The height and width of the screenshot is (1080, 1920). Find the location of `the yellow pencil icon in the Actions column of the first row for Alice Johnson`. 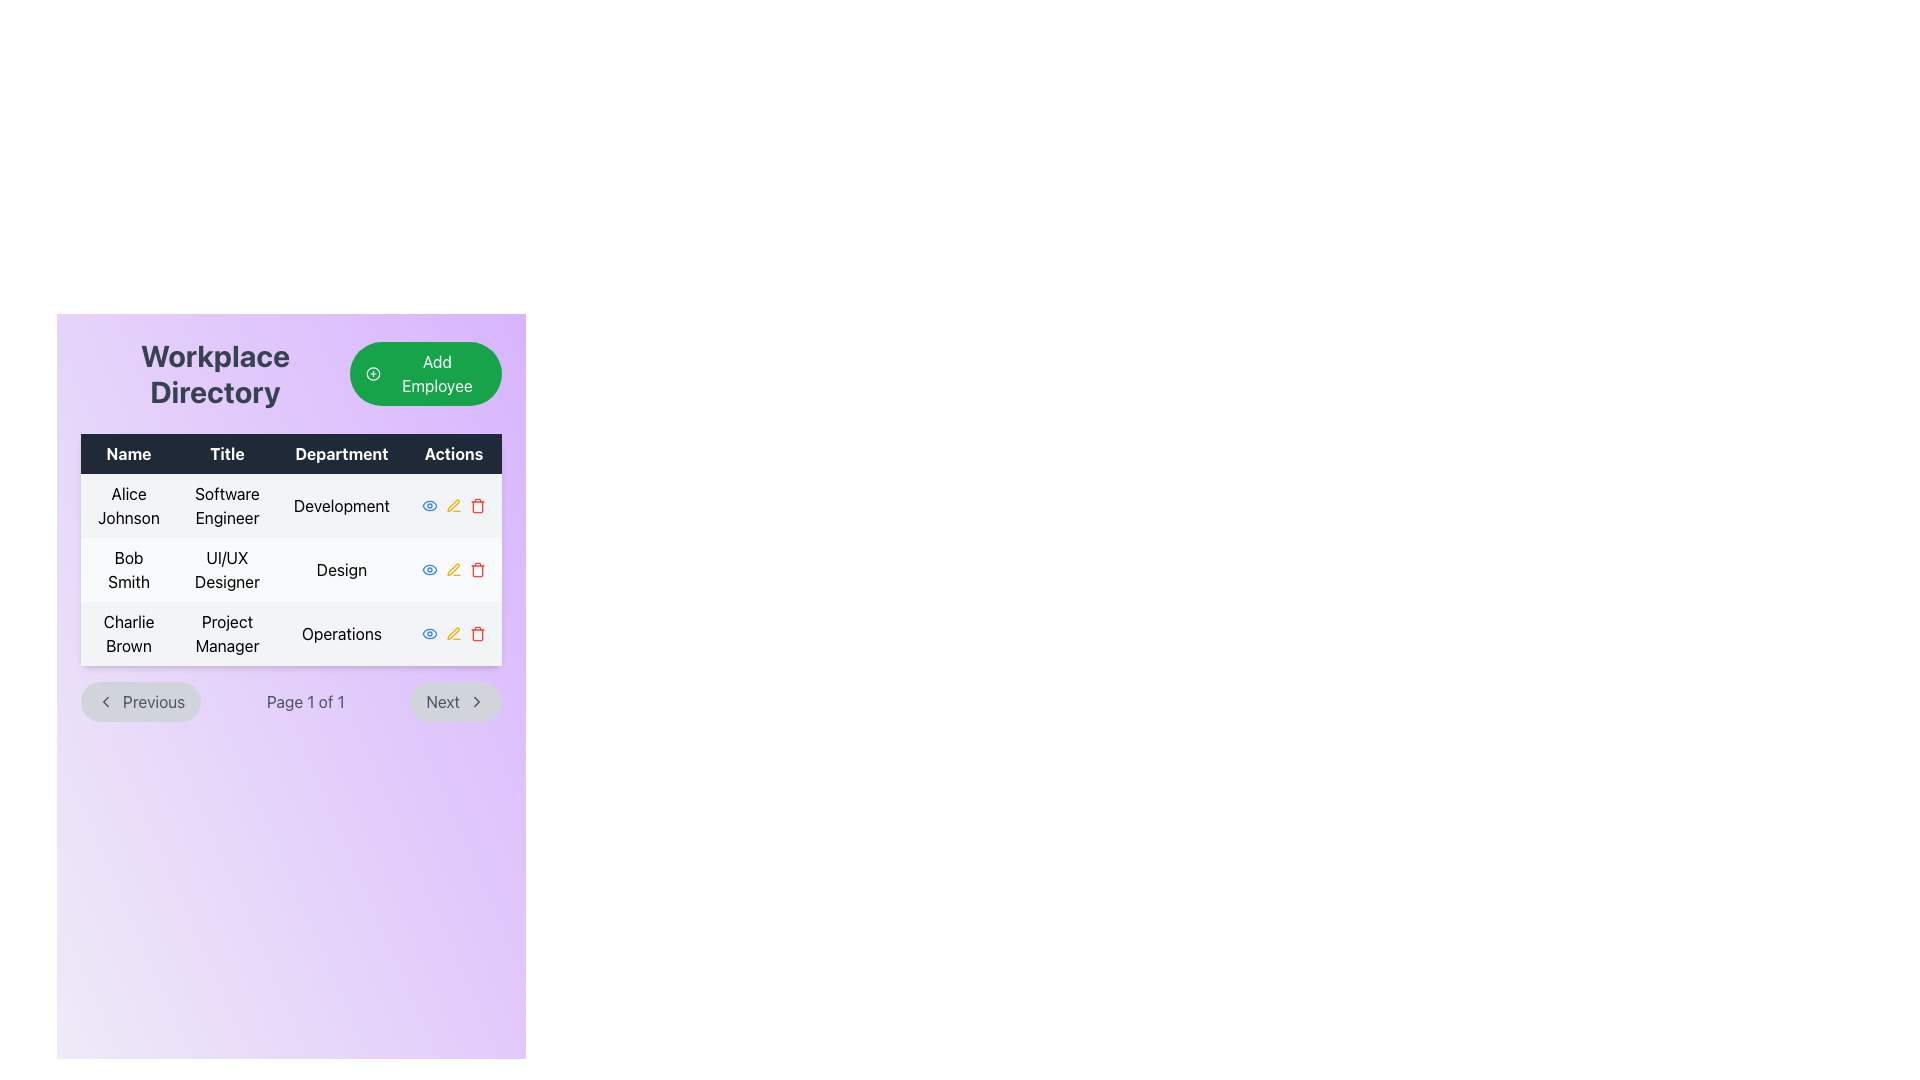

the yellow pencil icon in the Actions column of the first row for Alice Johnson is located at coordinates (453, 504).